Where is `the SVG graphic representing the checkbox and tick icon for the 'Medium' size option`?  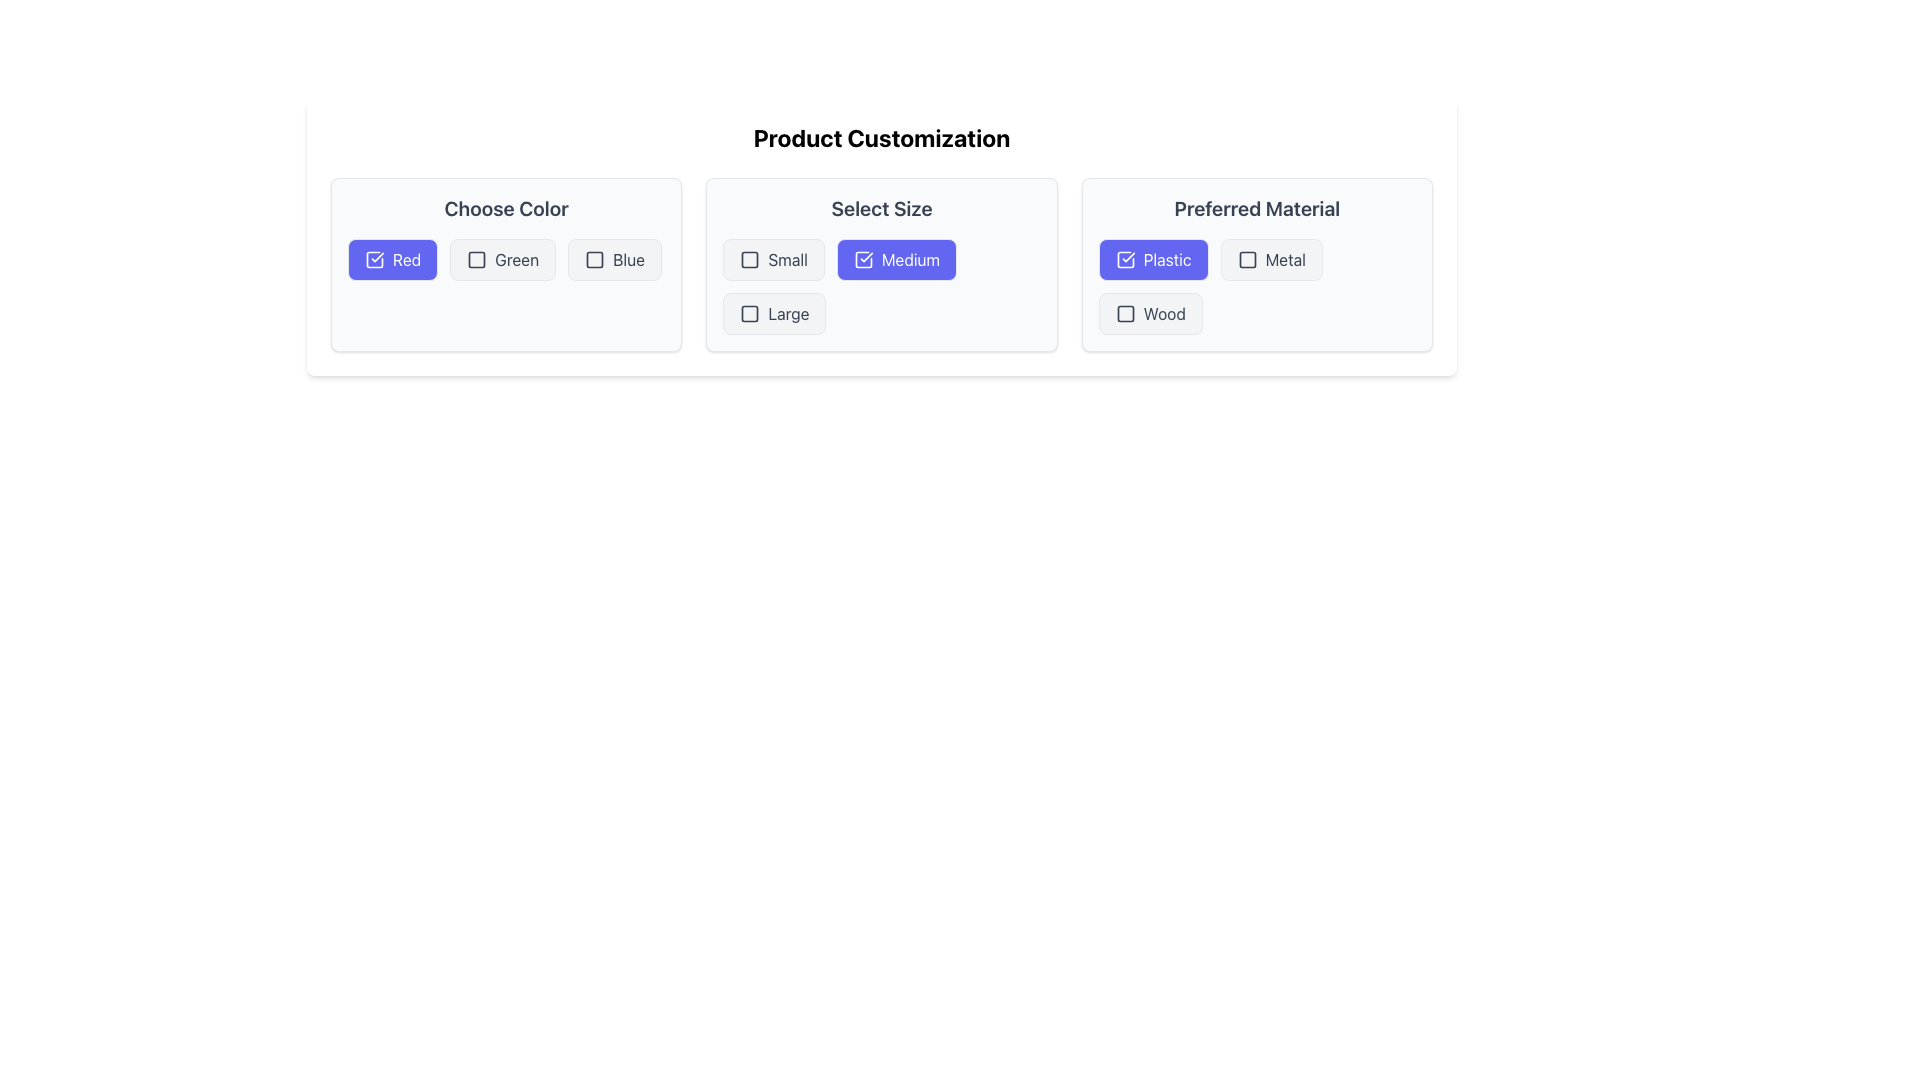 the SVG graphic representing the checkbox and tick icon for the 'Medium' size option is located at coordinates (863, 258).